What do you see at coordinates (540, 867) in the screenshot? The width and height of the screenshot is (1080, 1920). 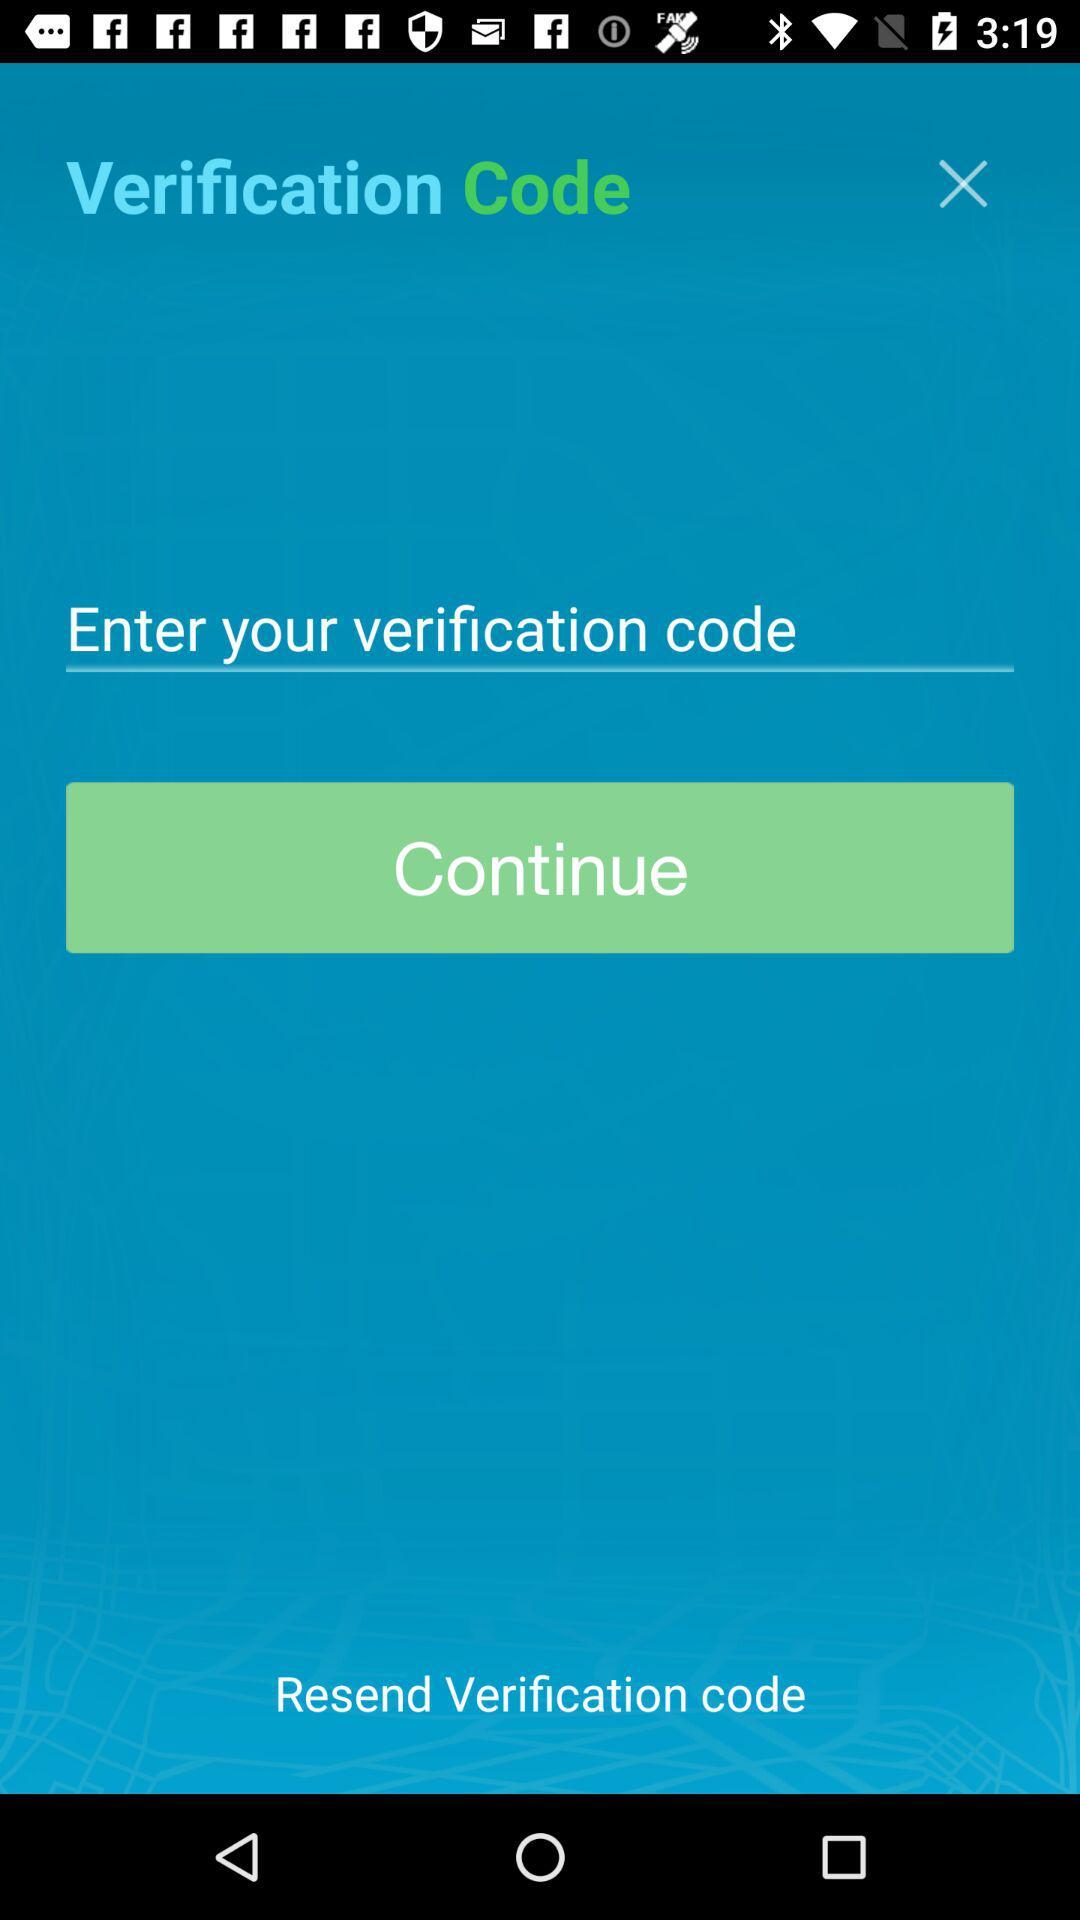 I see `the continue icon` at bounding box center [540, 867].